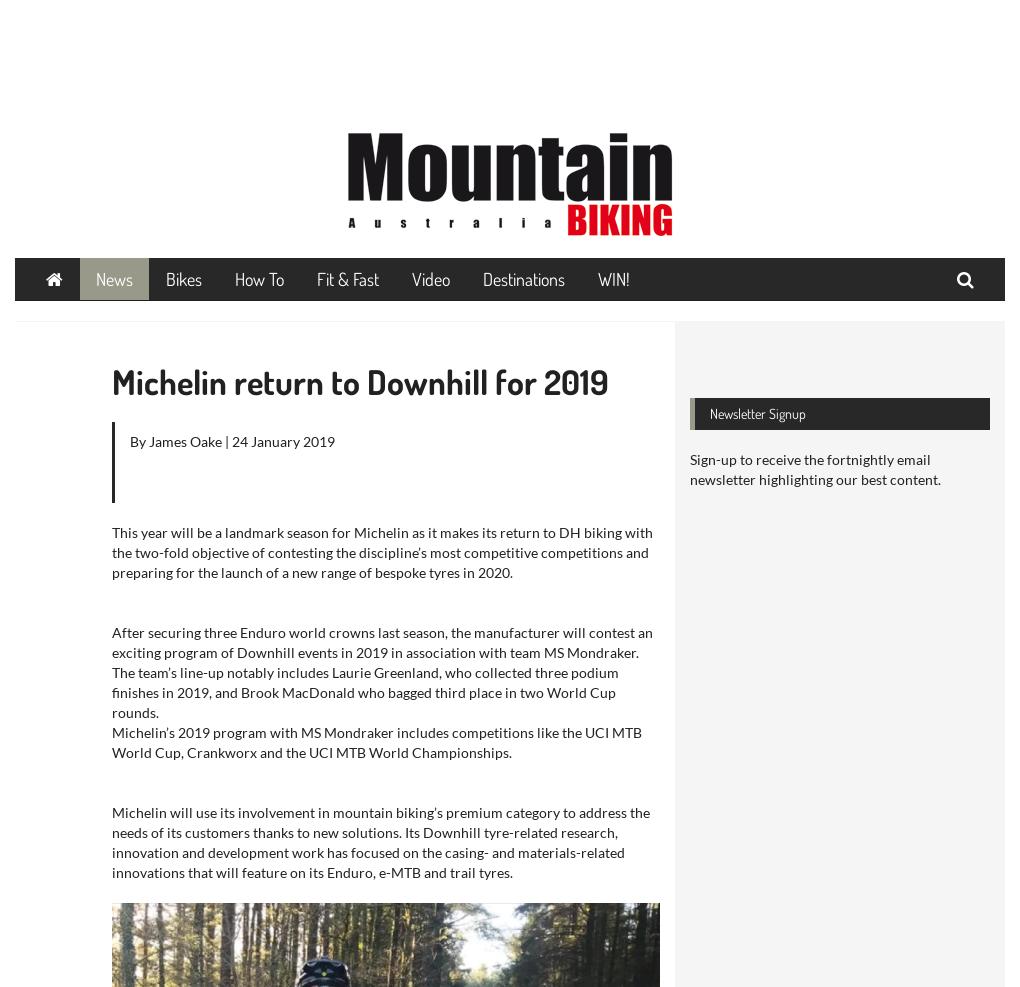 This screenshot has height=987, width=1020. What do you see at coordinates (709, 413) in the screenshot?
I see `'Newsletter Signup'` at bounding box center [709, 413].